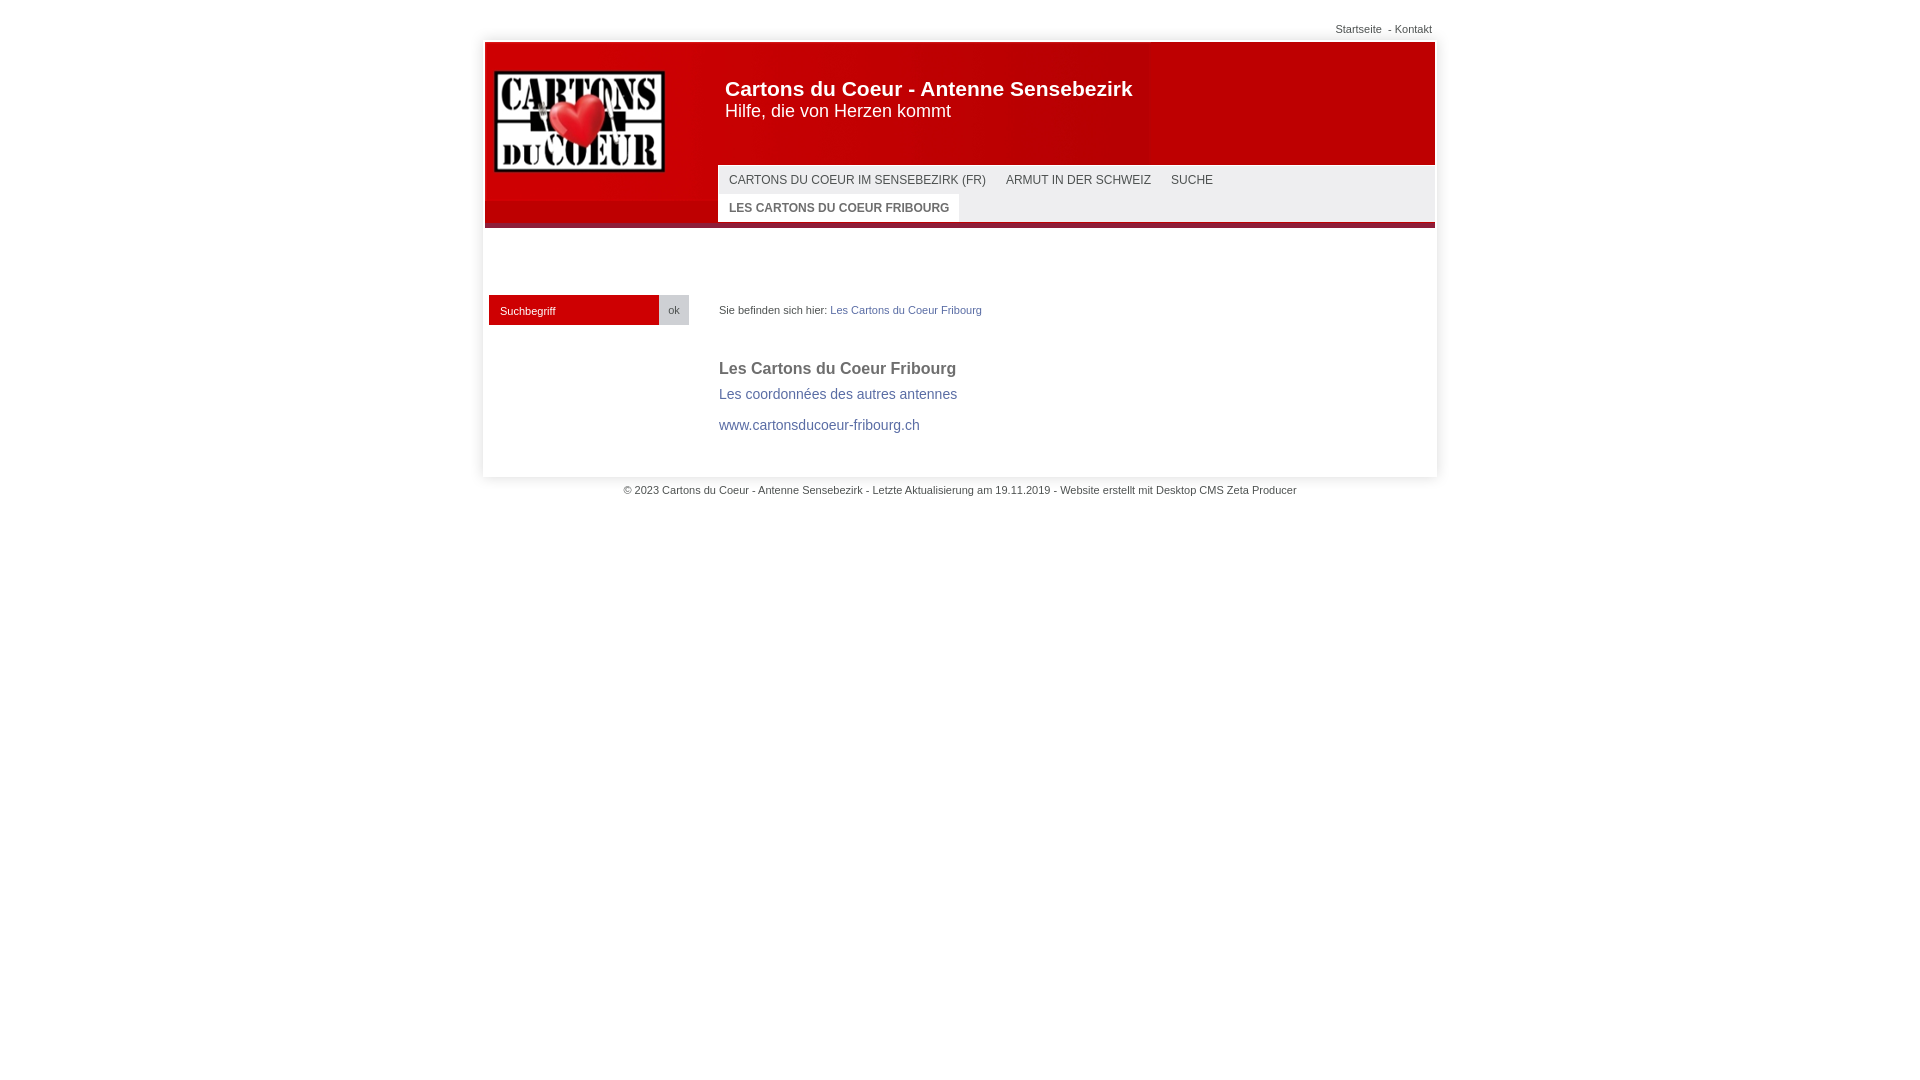 The height and width of the screenshot is (1080, 1920). I want to click on 'Les Cartons du Coeur Fribourg', so click(830, 309).